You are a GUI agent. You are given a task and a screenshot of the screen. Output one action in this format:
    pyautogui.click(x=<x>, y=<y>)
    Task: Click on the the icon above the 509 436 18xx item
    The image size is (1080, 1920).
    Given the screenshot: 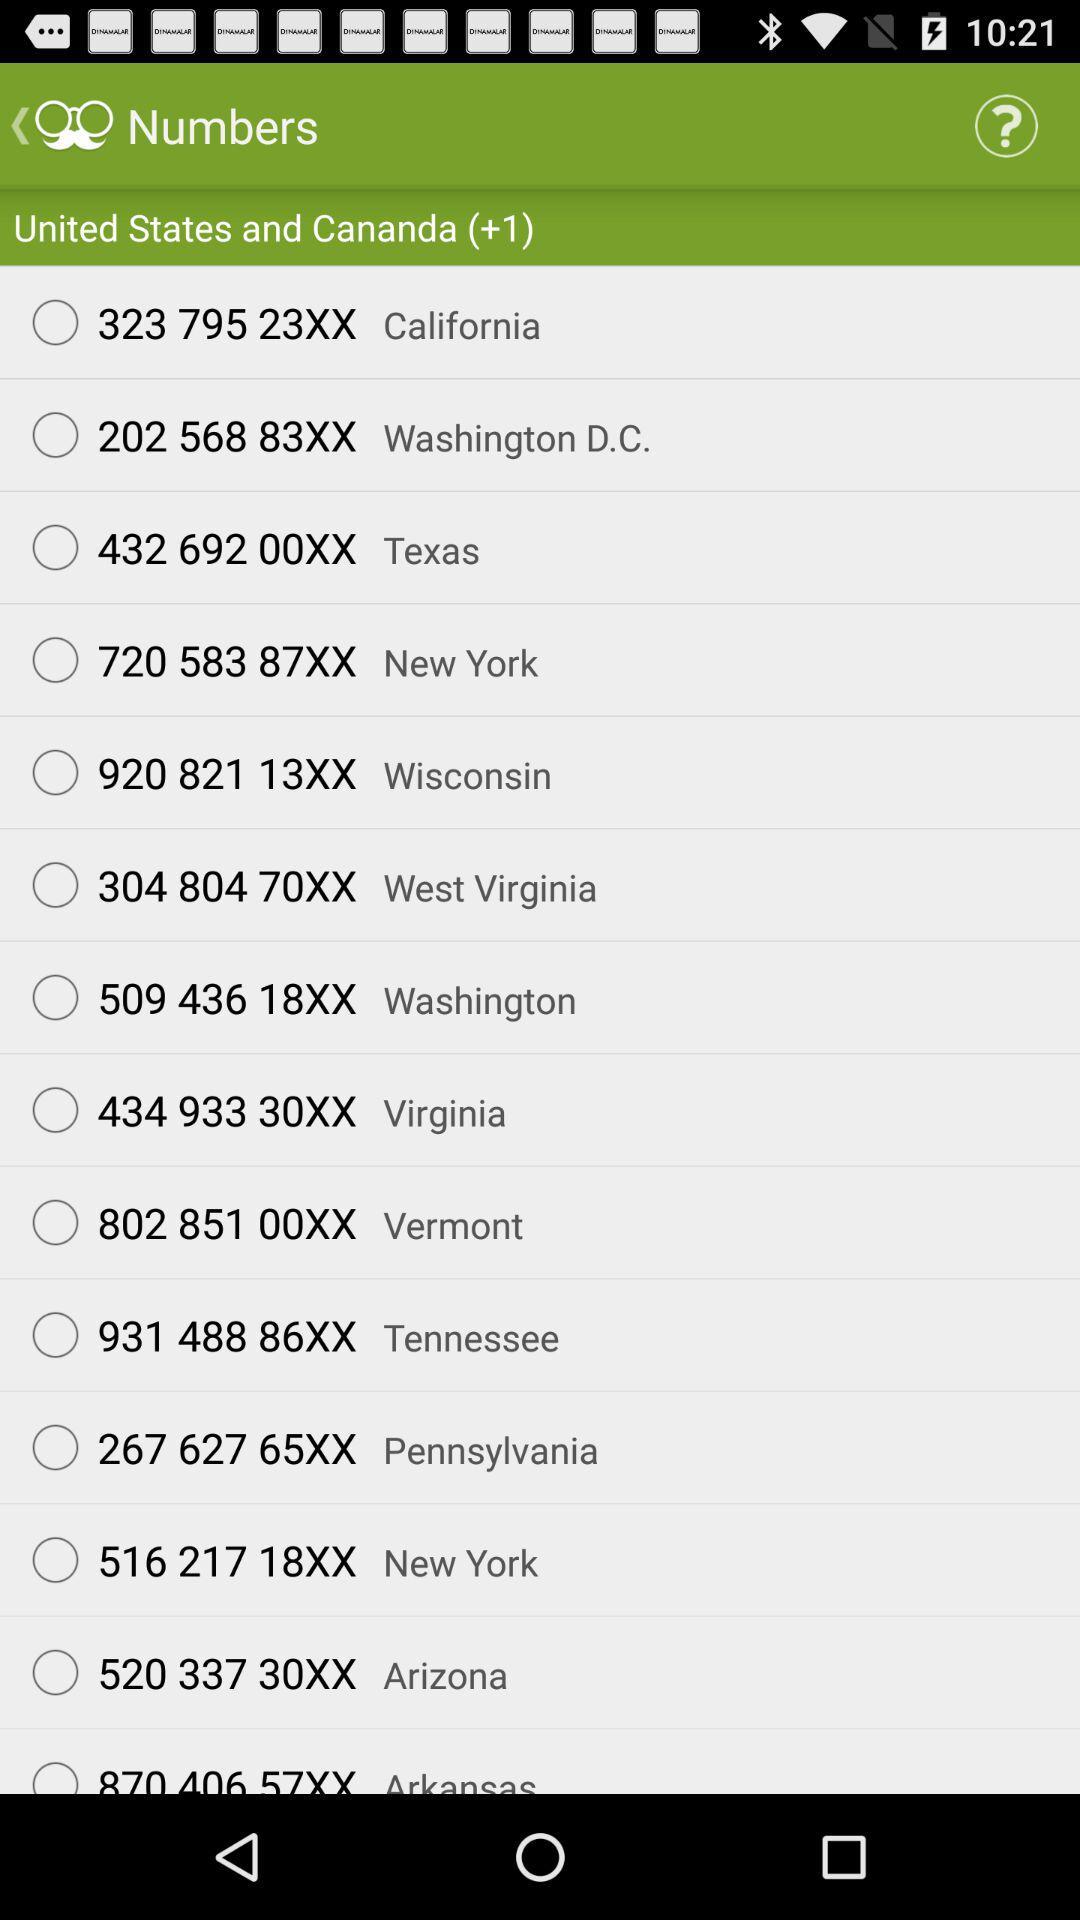 What is the action you would take?
    pyautogui.click(x=185, y=883)
    